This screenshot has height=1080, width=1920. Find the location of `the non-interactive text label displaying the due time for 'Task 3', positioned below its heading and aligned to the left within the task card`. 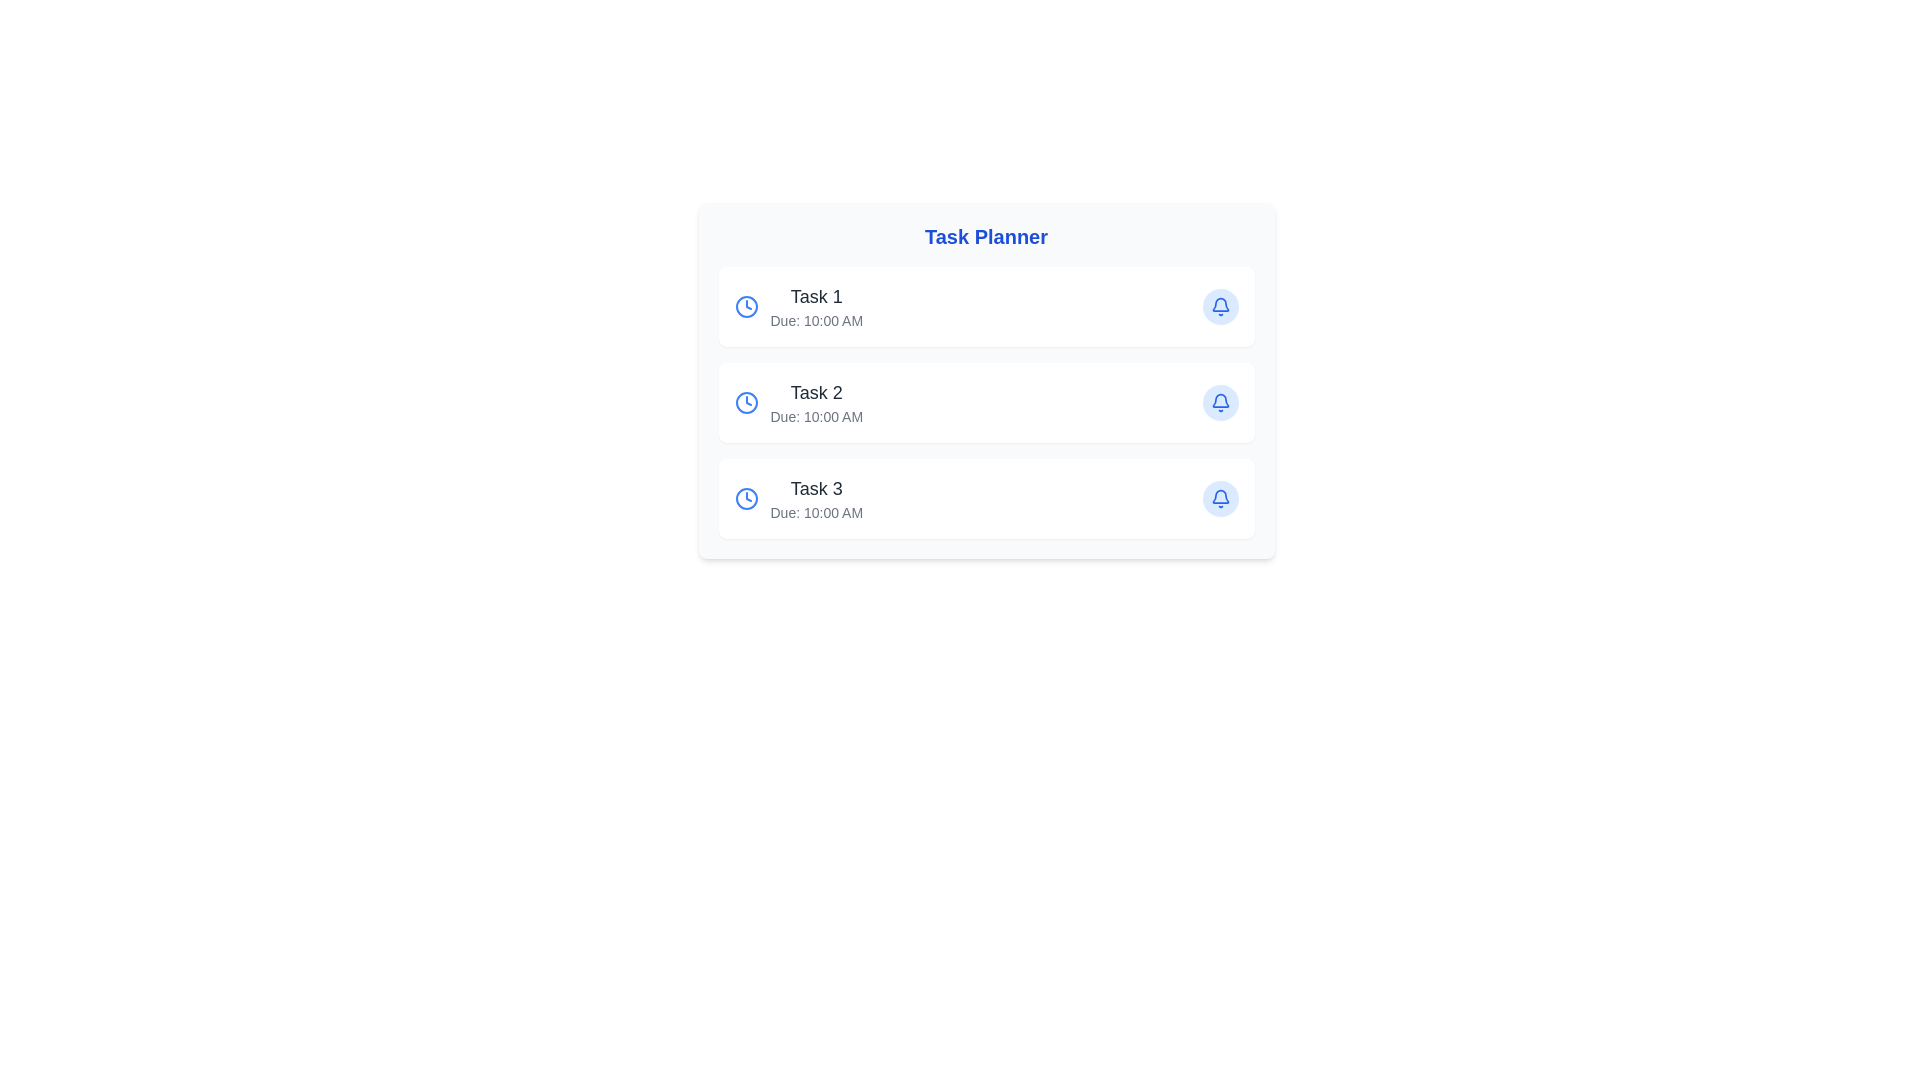

the non-interactive text label displaying the due time for 'Task 3', positioned below its heading and aligned to the left within the task card is located at coordinates (816, 512).